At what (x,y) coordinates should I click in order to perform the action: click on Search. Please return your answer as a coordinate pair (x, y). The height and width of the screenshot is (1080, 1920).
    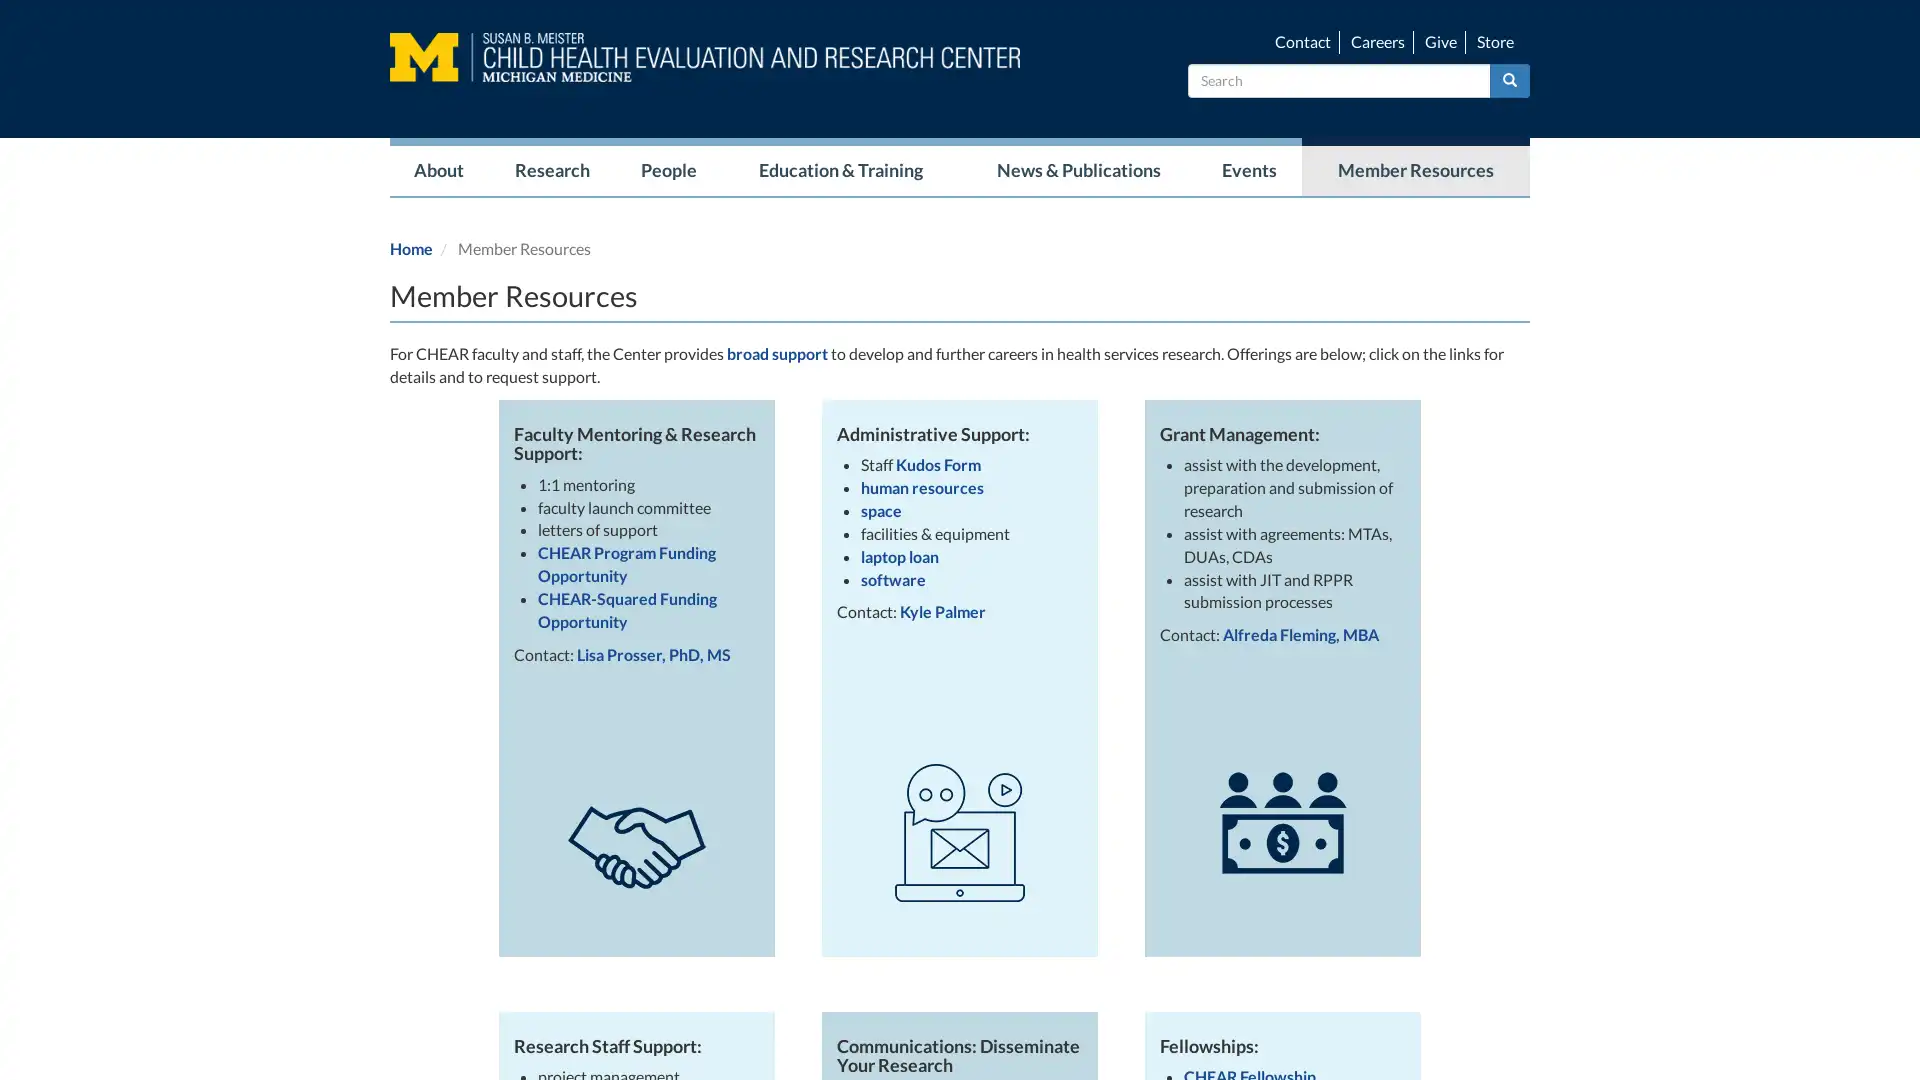
    Looking at the image, I should click on (1510, 79).